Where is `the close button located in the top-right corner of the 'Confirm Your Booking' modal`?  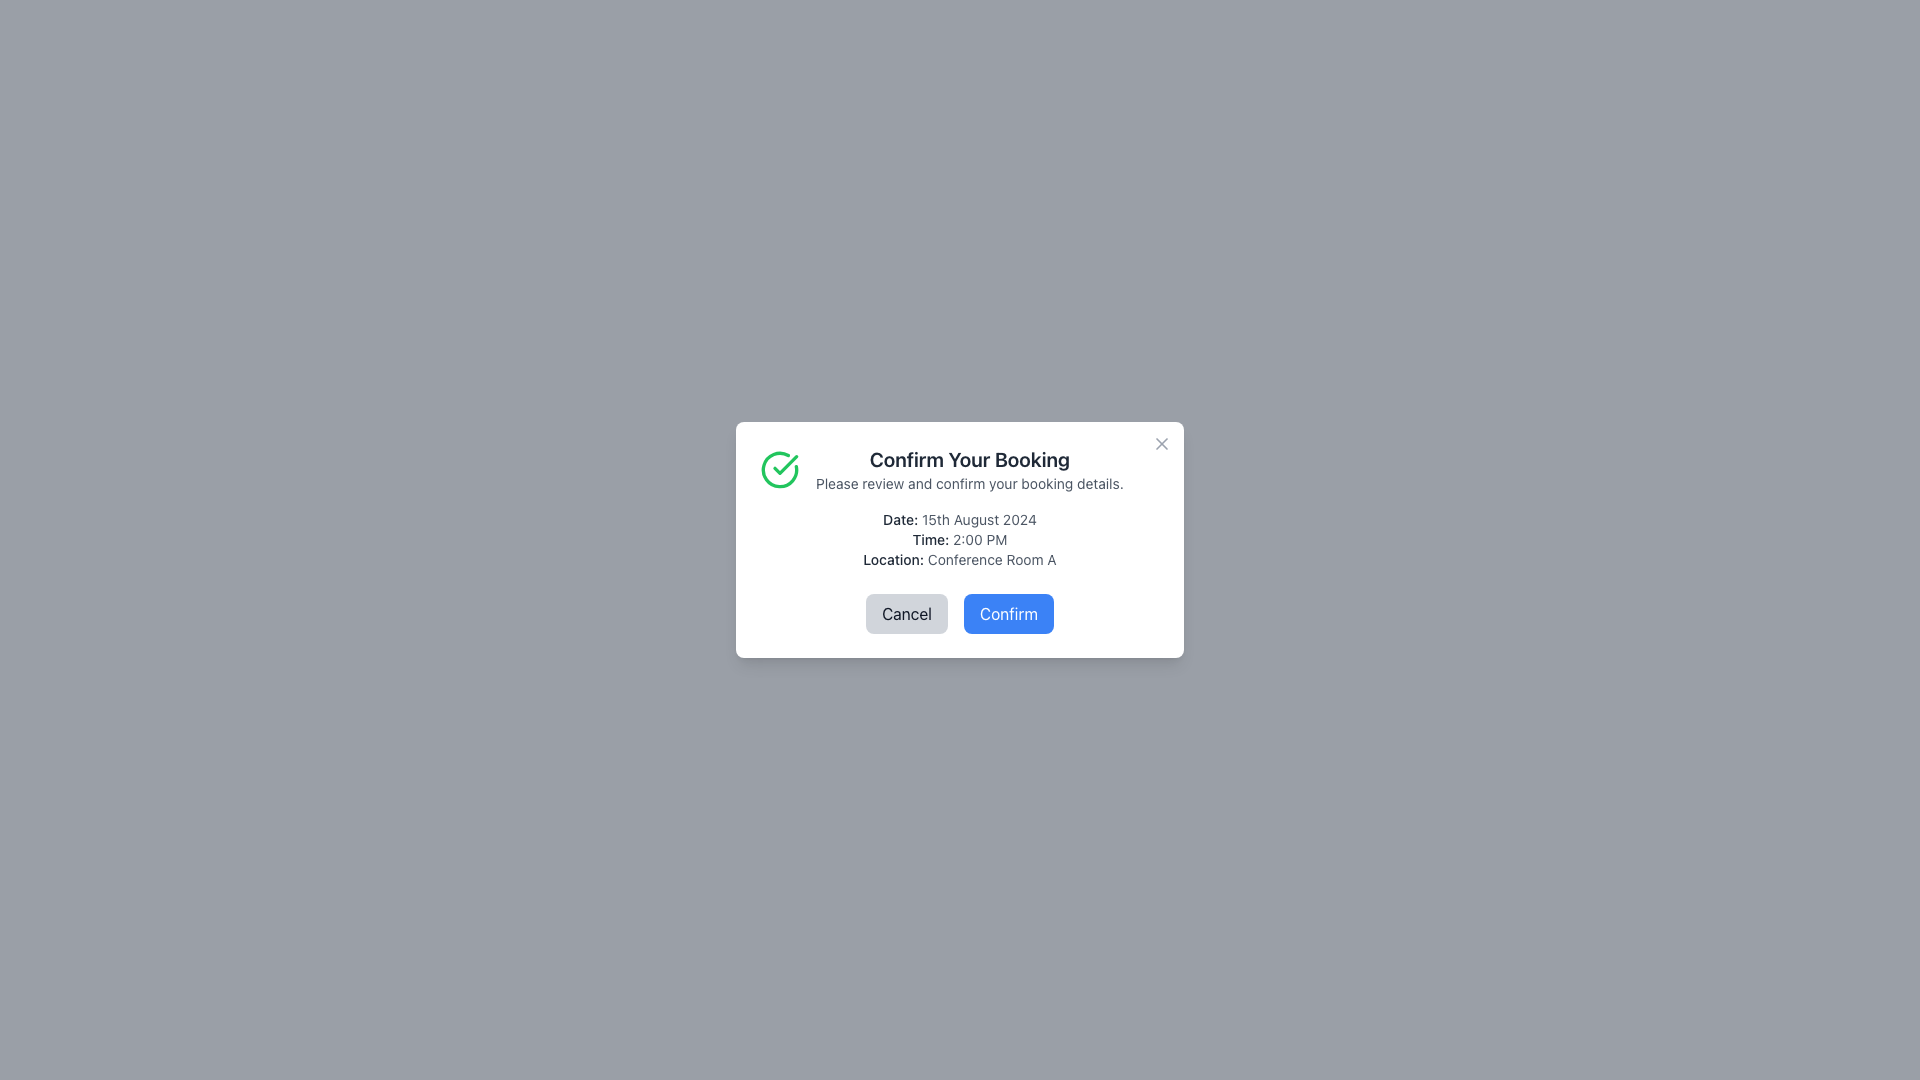
the close button located in the top-right corner of the 'Confirm Your Booking' modal is located at coordinates (1161, 442).